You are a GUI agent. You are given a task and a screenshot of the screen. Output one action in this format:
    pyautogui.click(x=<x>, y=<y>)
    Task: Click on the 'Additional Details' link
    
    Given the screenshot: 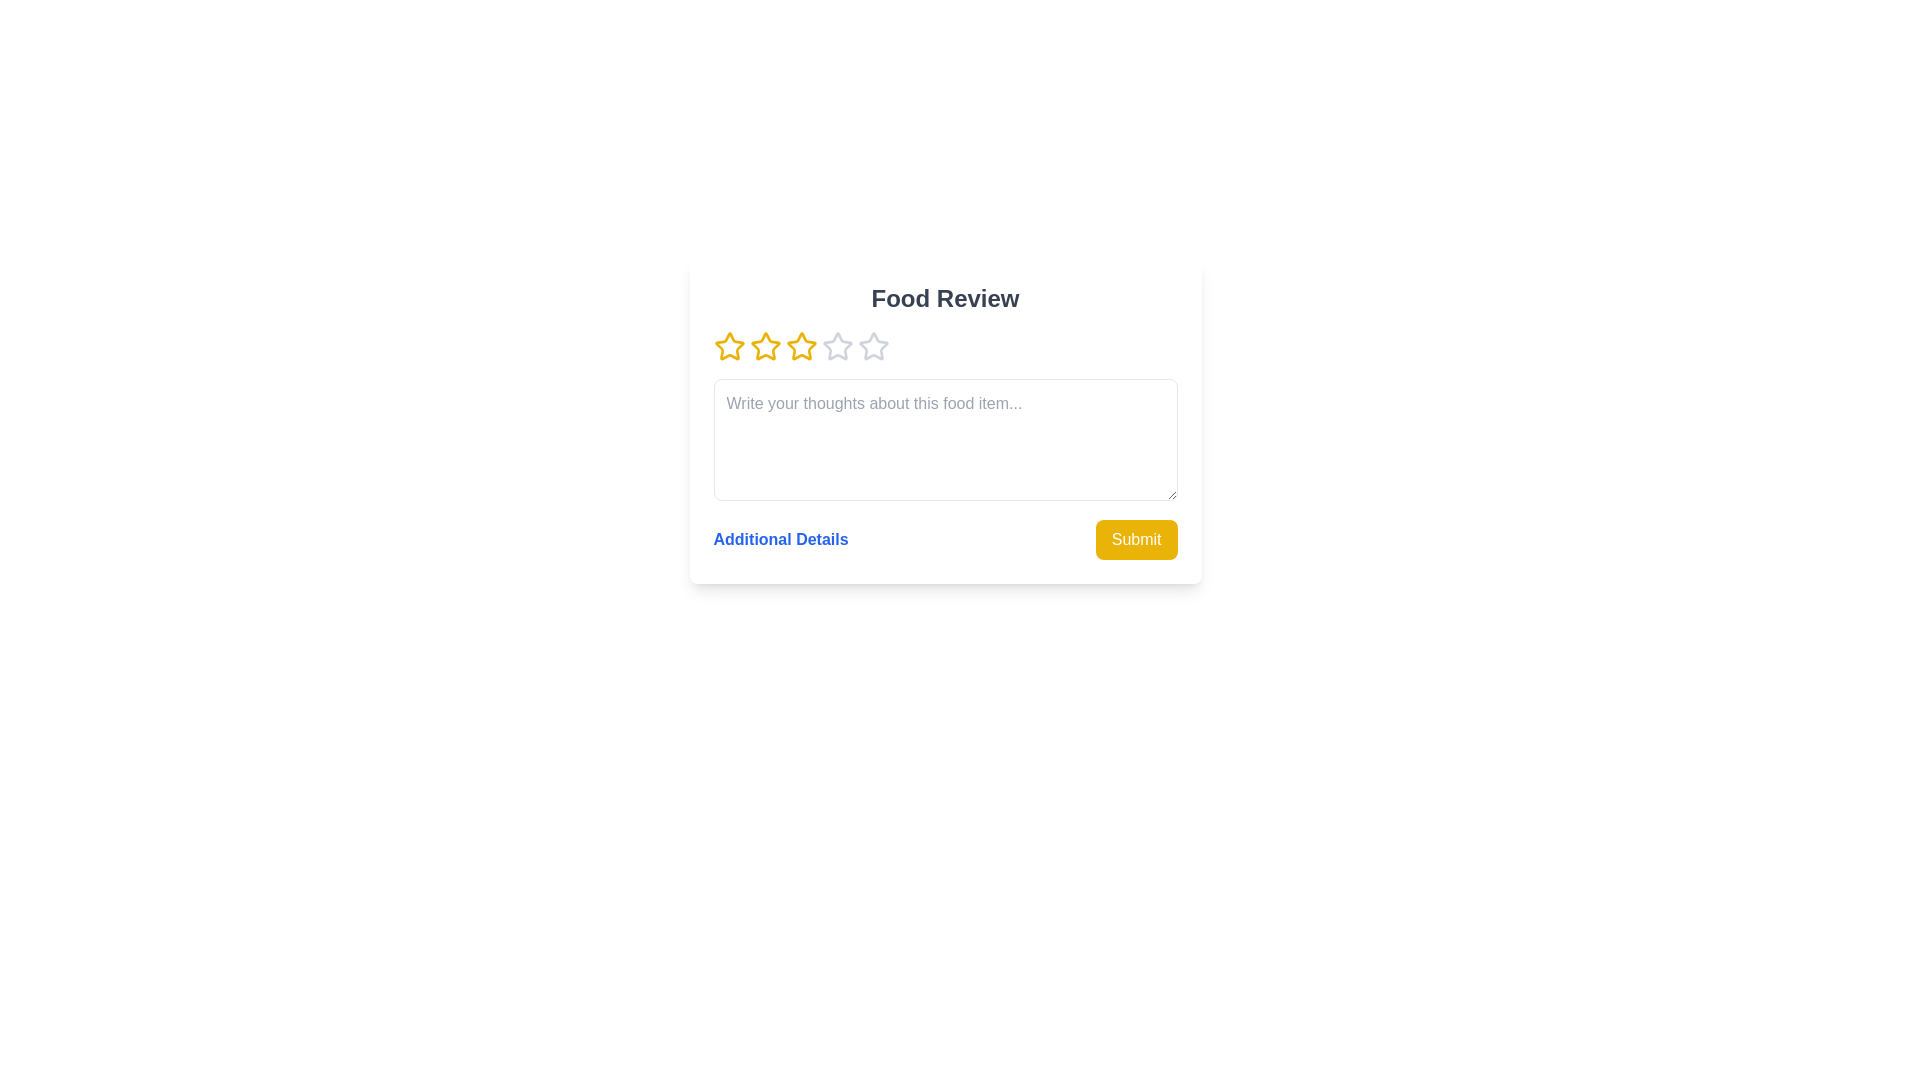 What is the action you would take?
    pyautogui.click(x=780, y=540)
    